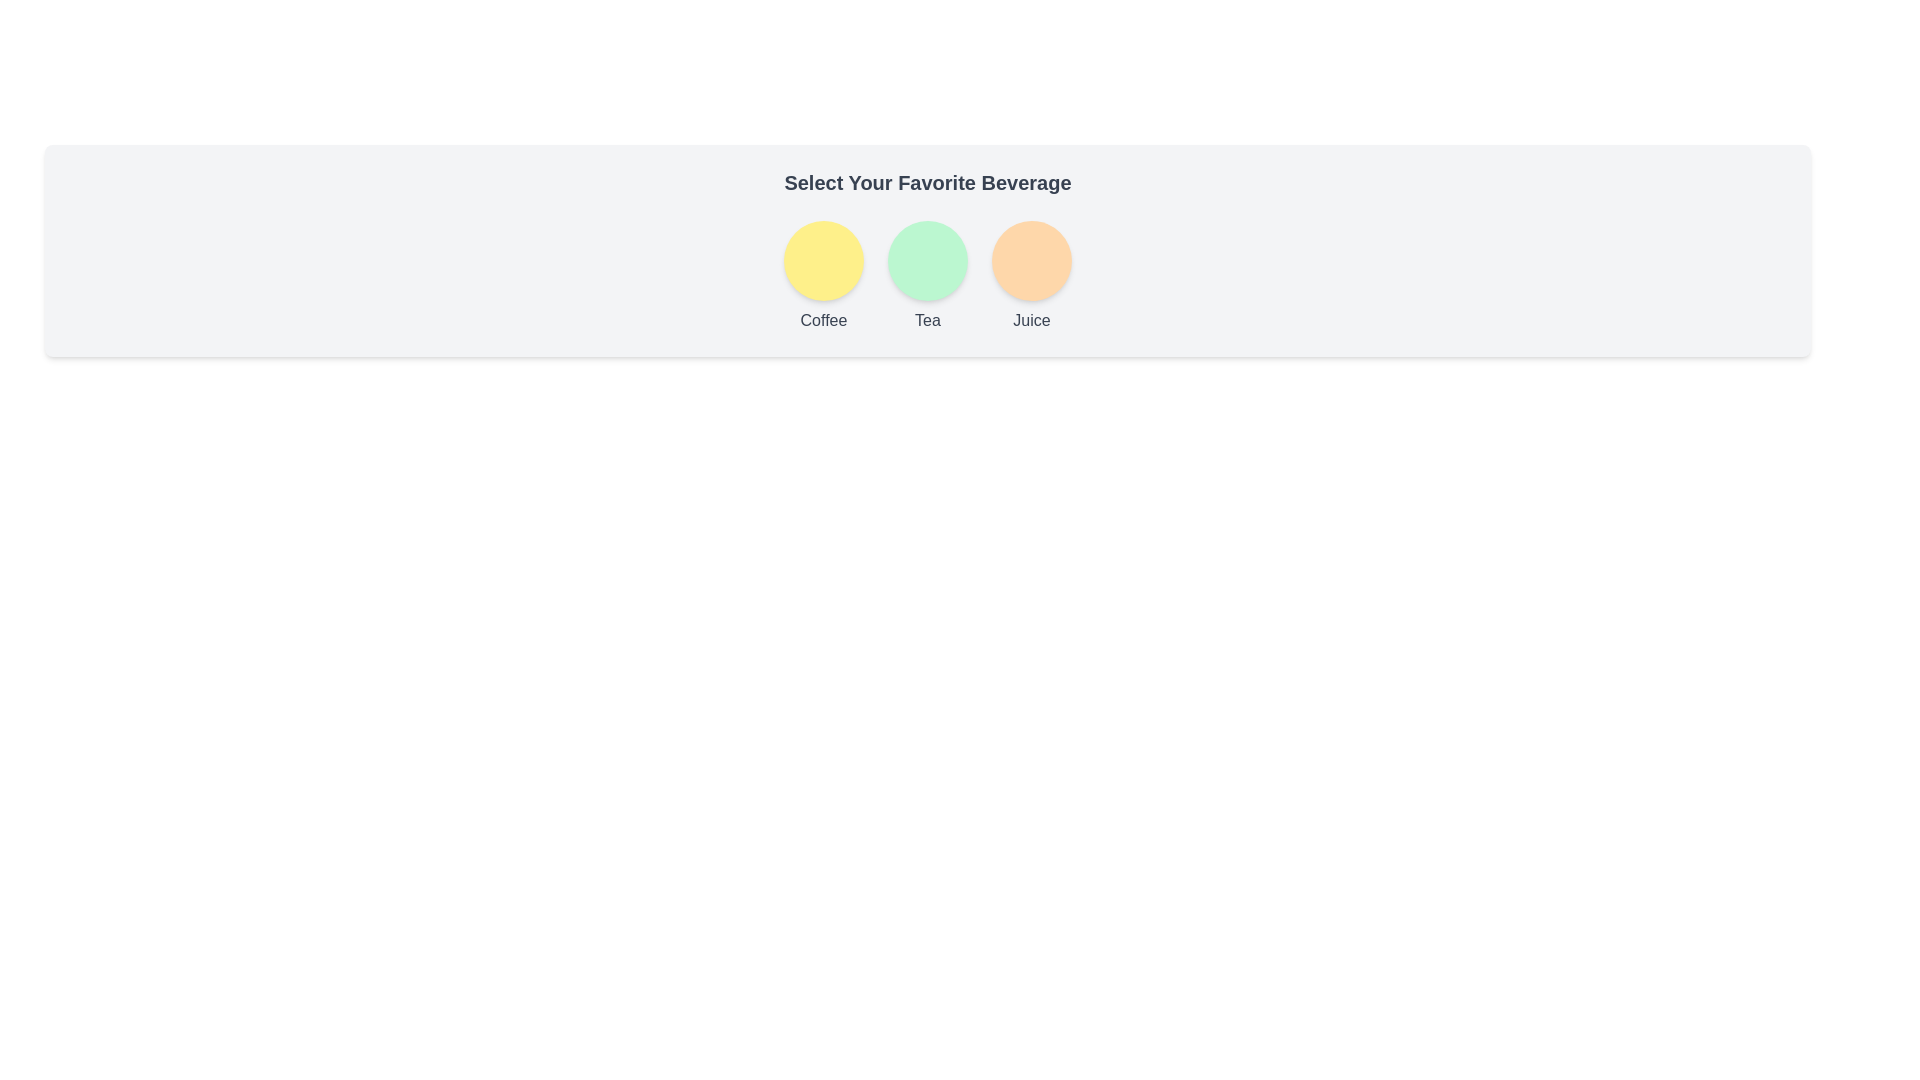 This screenshot has width=1920, height=1080. Describe the element at coordinates (824, 260) in the screenshot. I see `the circular yellow button labeled 'Coffee'` at that location.